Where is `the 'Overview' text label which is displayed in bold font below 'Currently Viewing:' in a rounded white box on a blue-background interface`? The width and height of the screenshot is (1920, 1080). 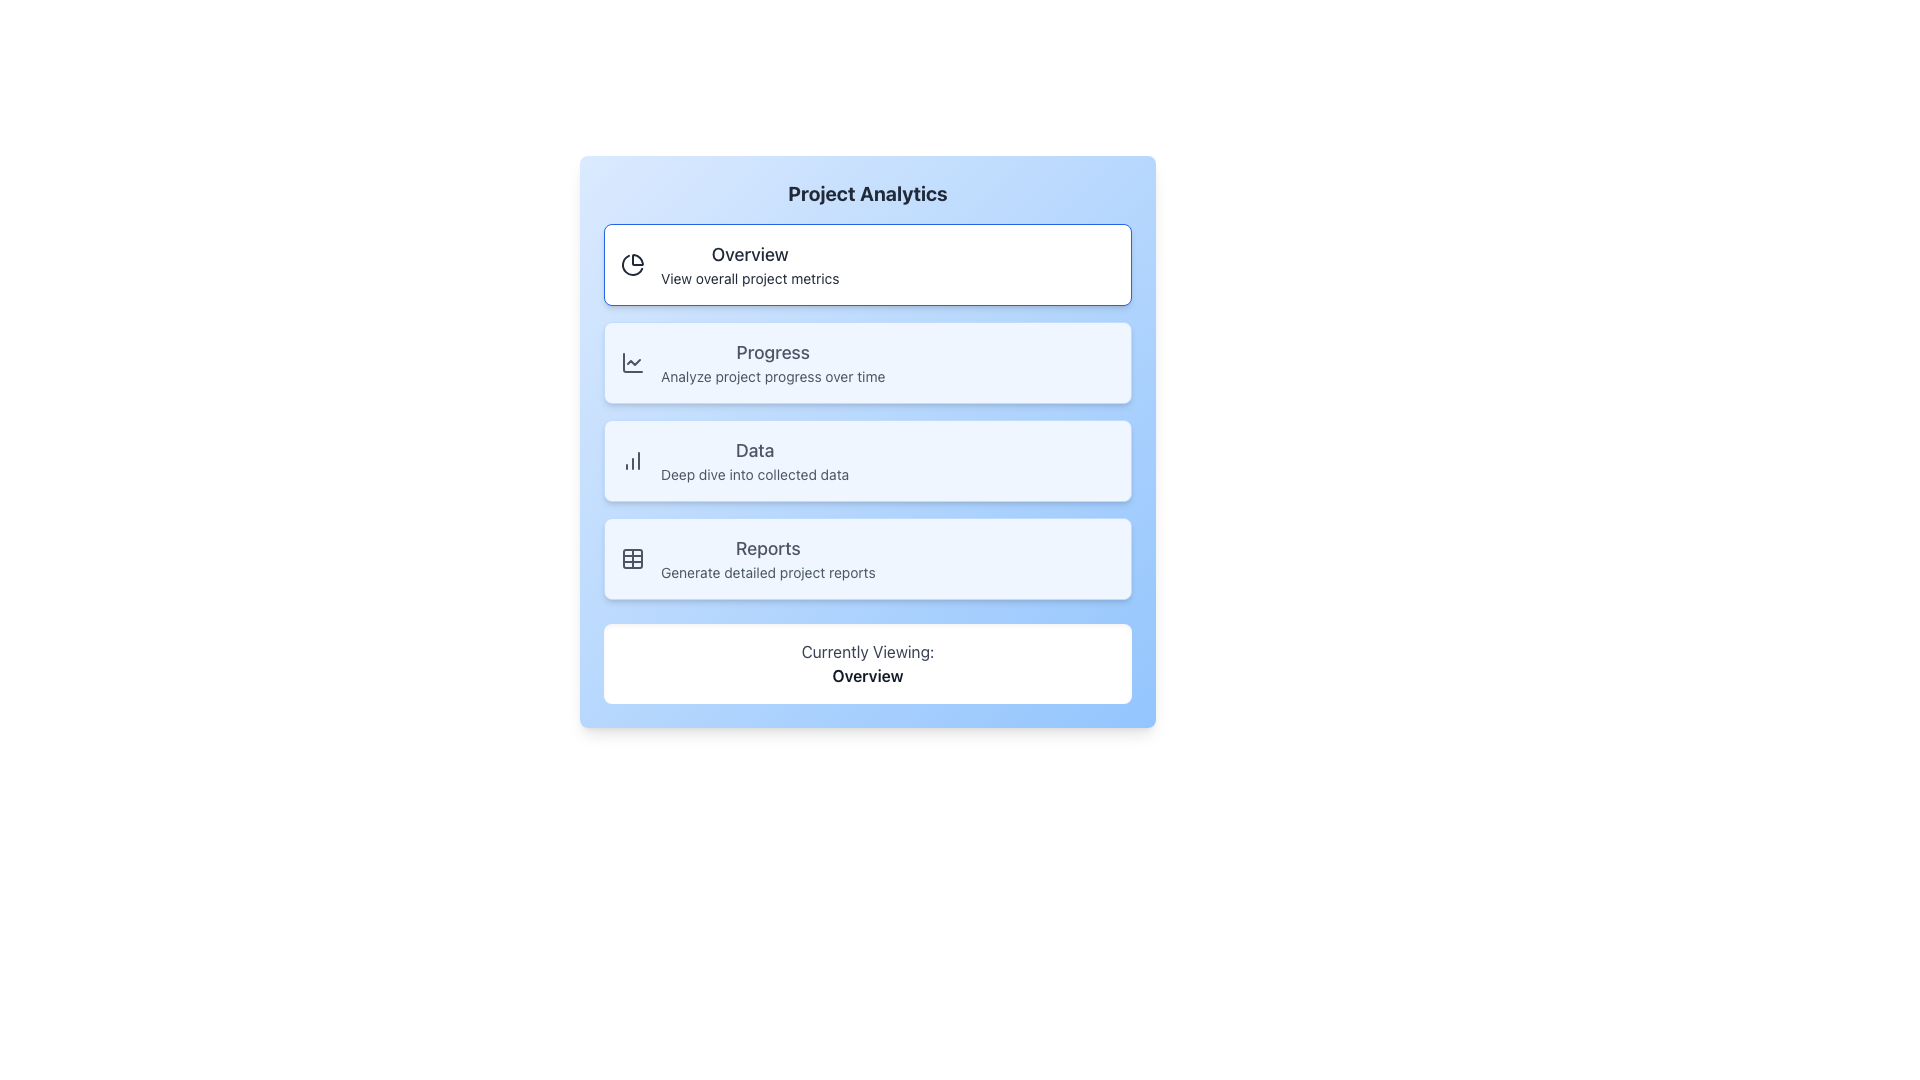
the 'Overview' text label which is displayed in bold font below 'Currently Viewing:' in a rounded white box on a blue-background interface is located at coordinates (868, 675).